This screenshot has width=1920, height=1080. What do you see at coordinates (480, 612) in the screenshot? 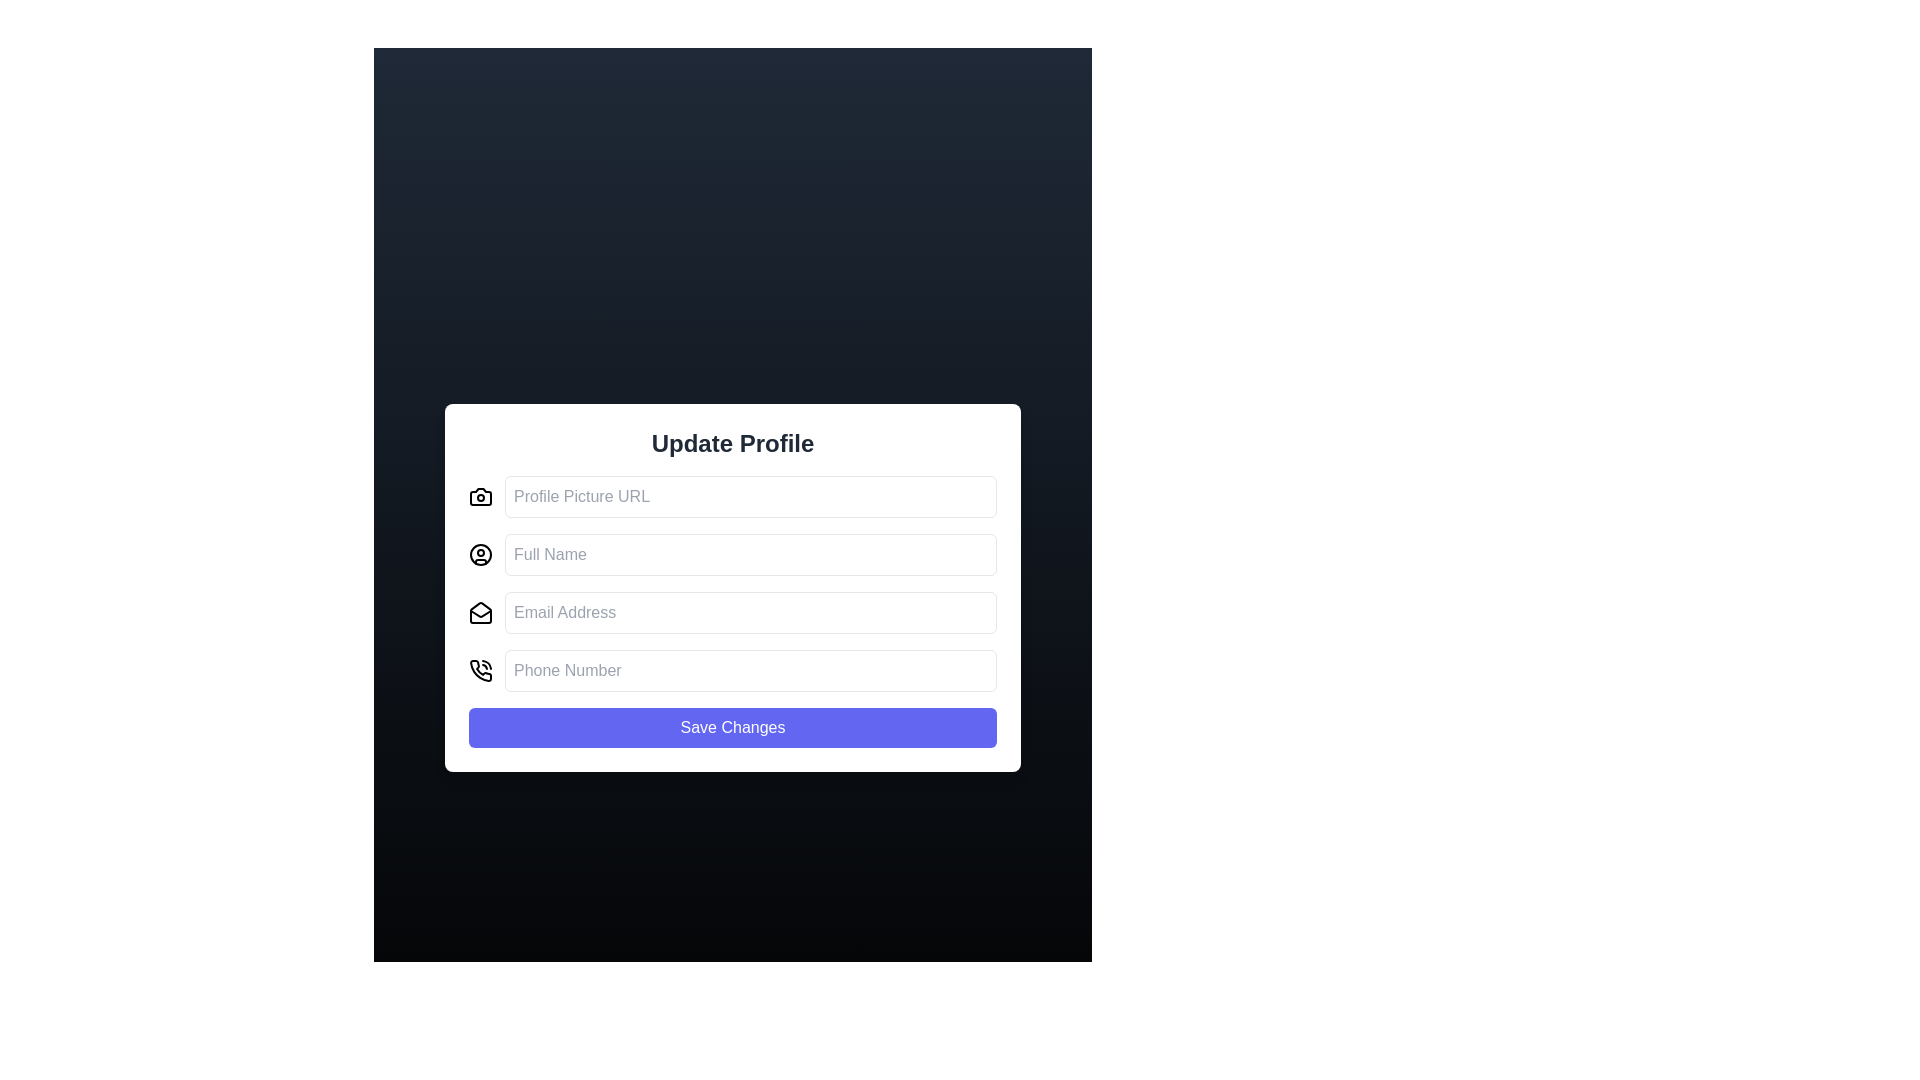
I see `the email address icon located to the left of the 'Email Address' input field` at bounding box center [480, 612].